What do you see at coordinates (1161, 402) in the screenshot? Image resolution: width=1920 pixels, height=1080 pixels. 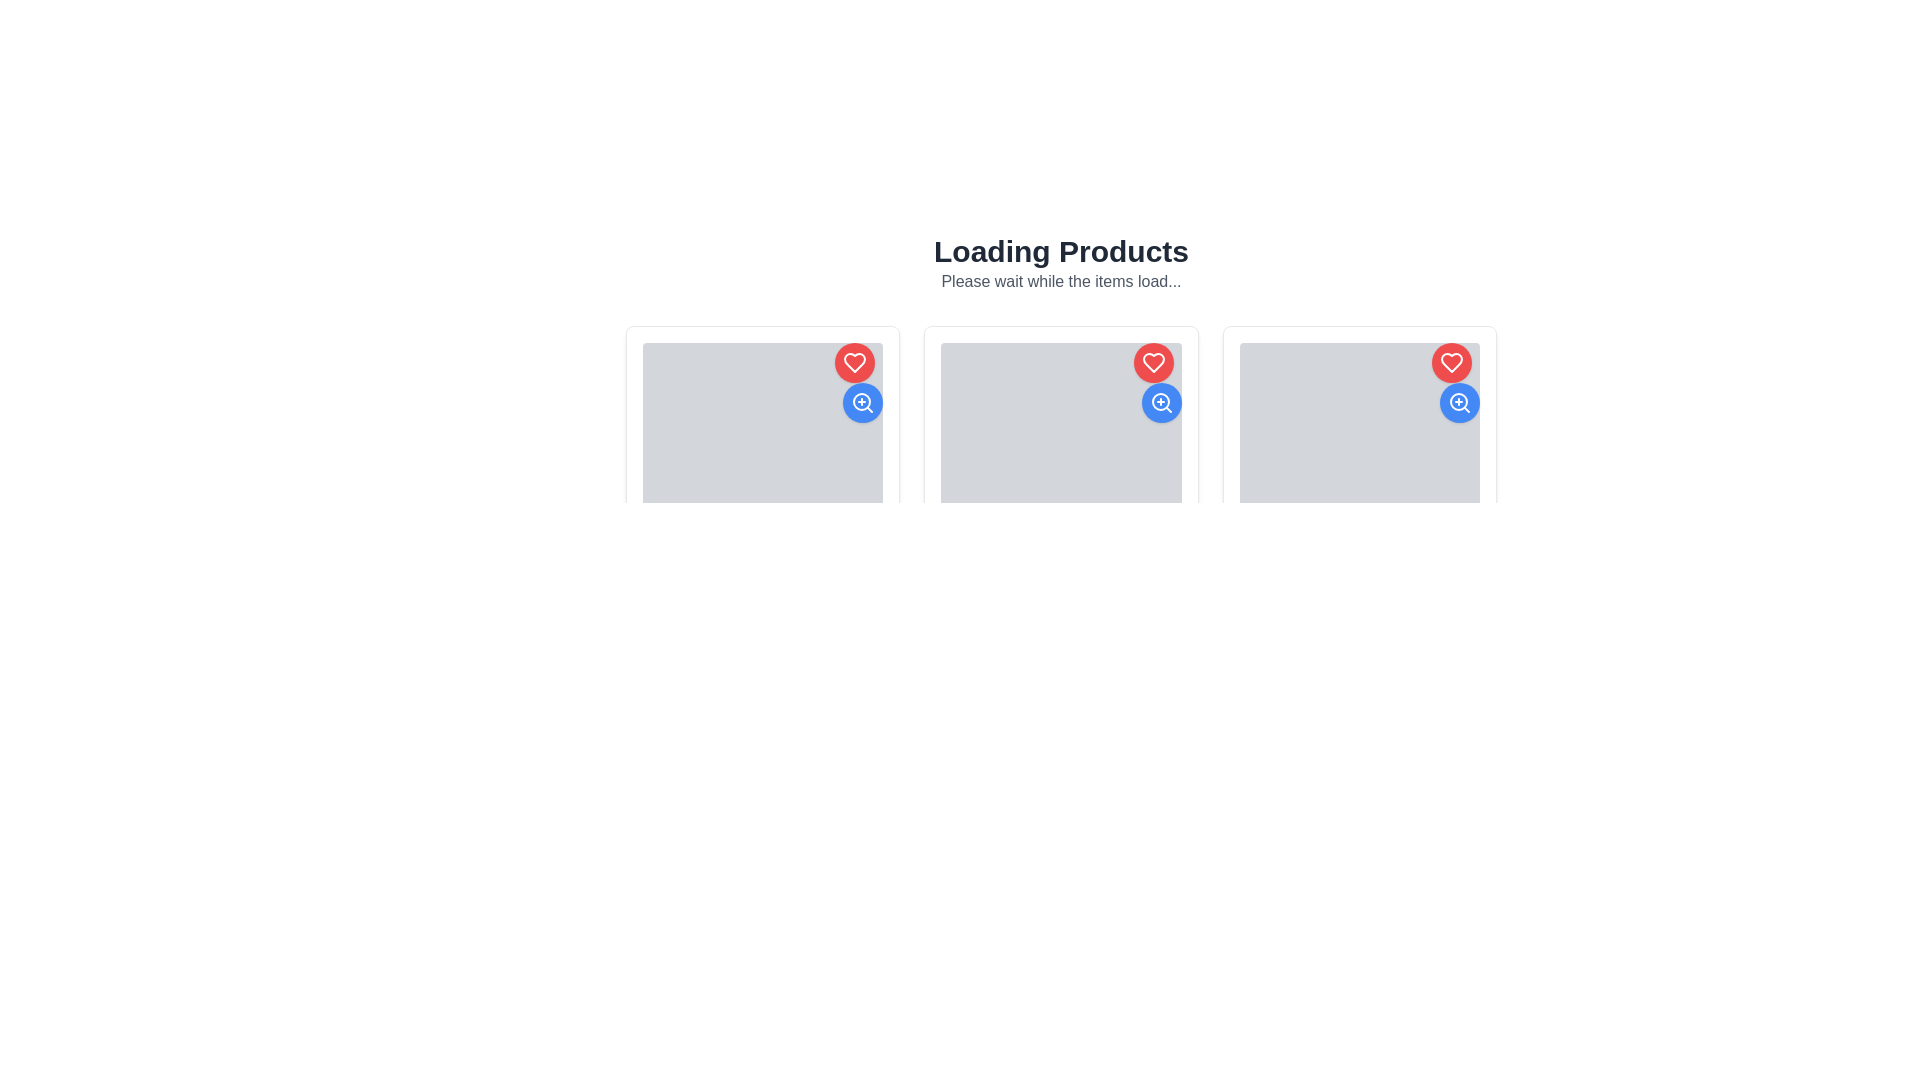 I see `the circular blue button with a white magnifying glass and '+' symbol in the bottom right corner of the second card` at bounding box center [1161, 402].